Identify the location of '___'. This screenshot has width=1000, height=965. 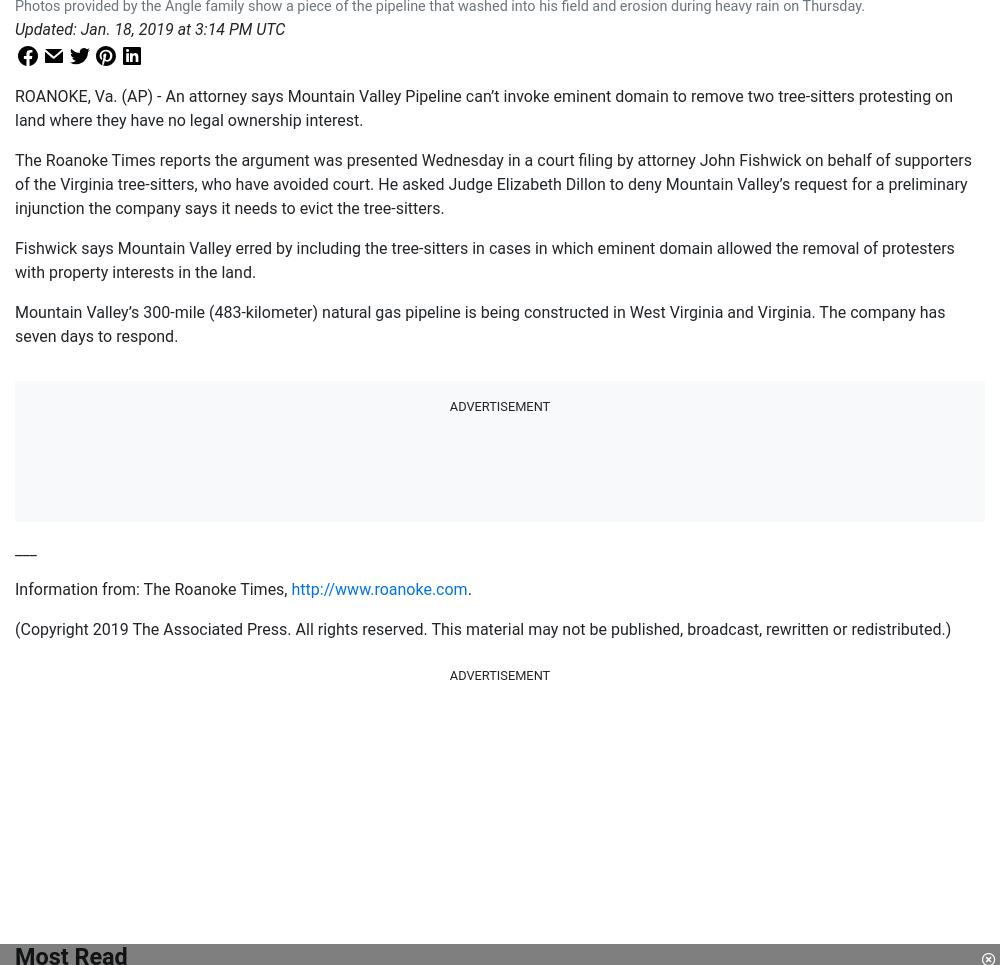
(25, 548).